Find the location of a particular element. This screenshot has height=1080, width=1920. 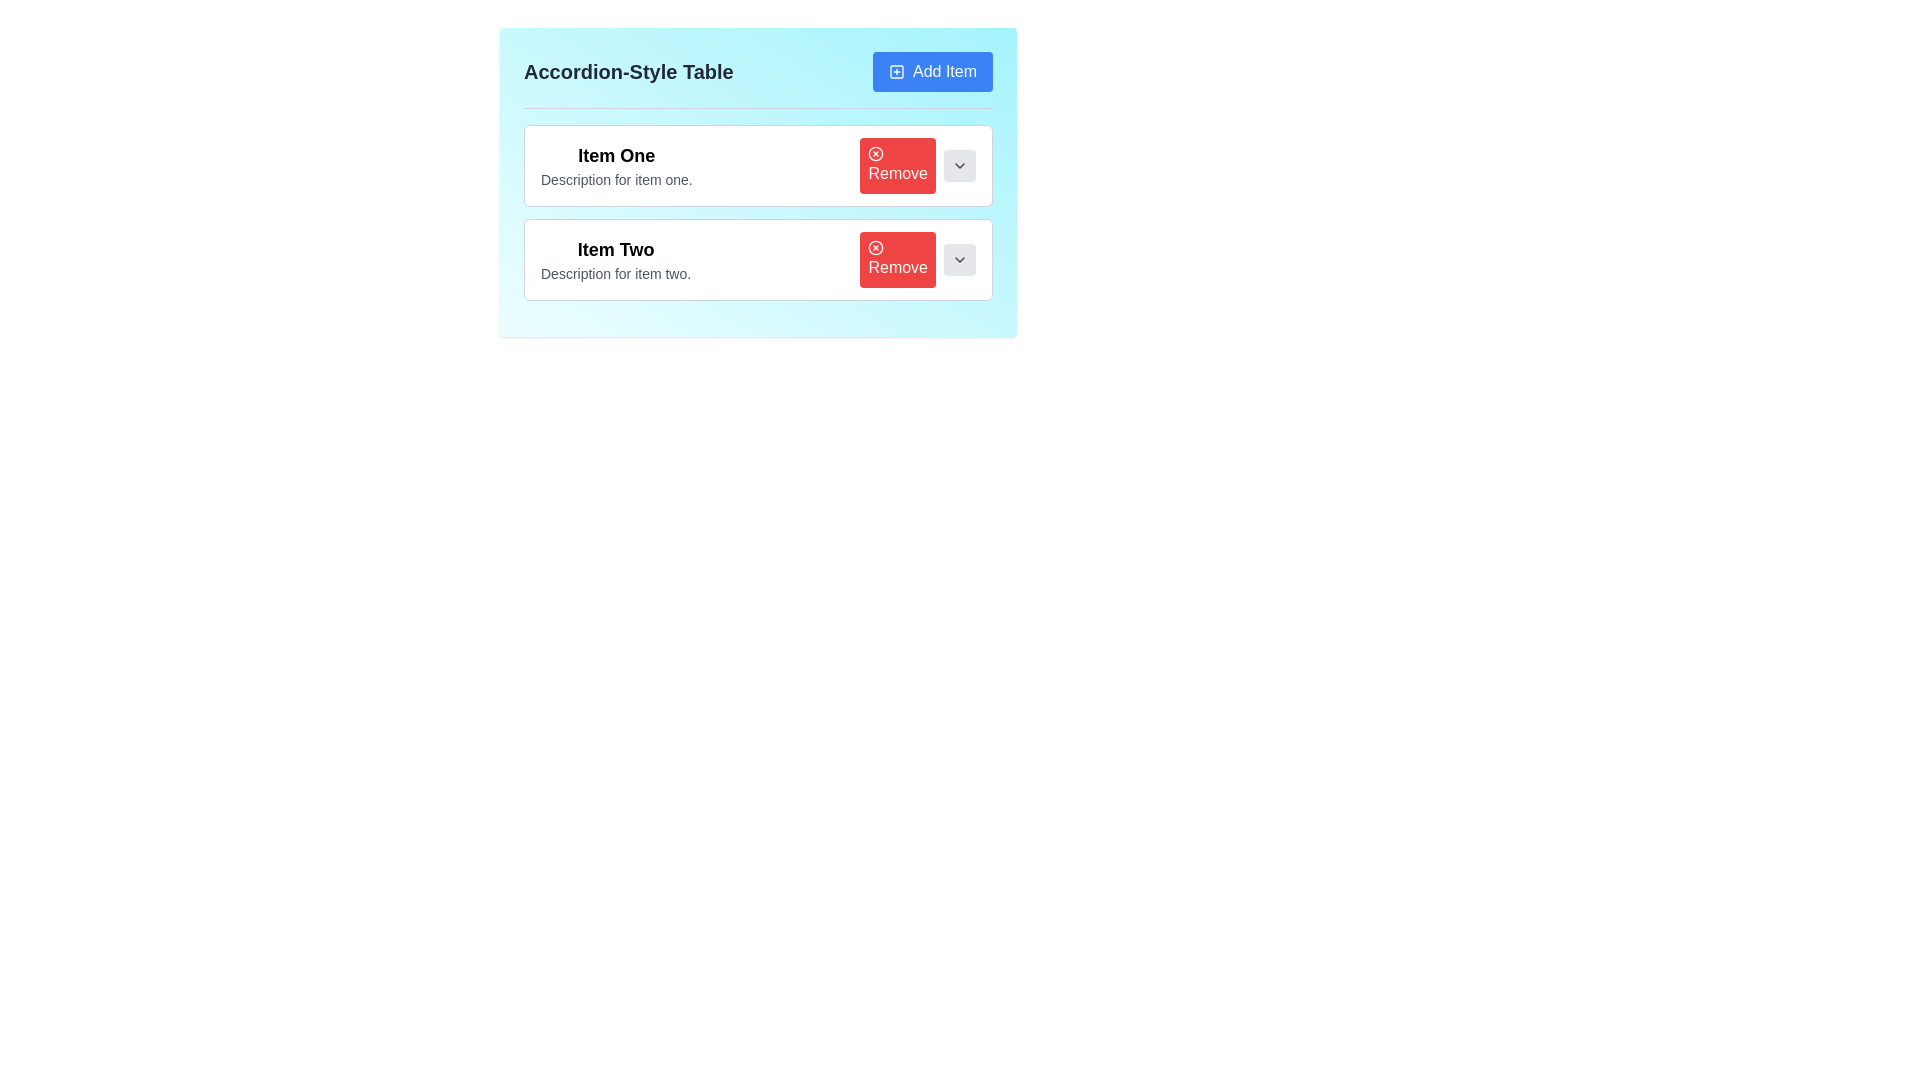

the downwards chevron arrow icon located on the right side of the 'Item Two' row is located at coordinates (960, 164).